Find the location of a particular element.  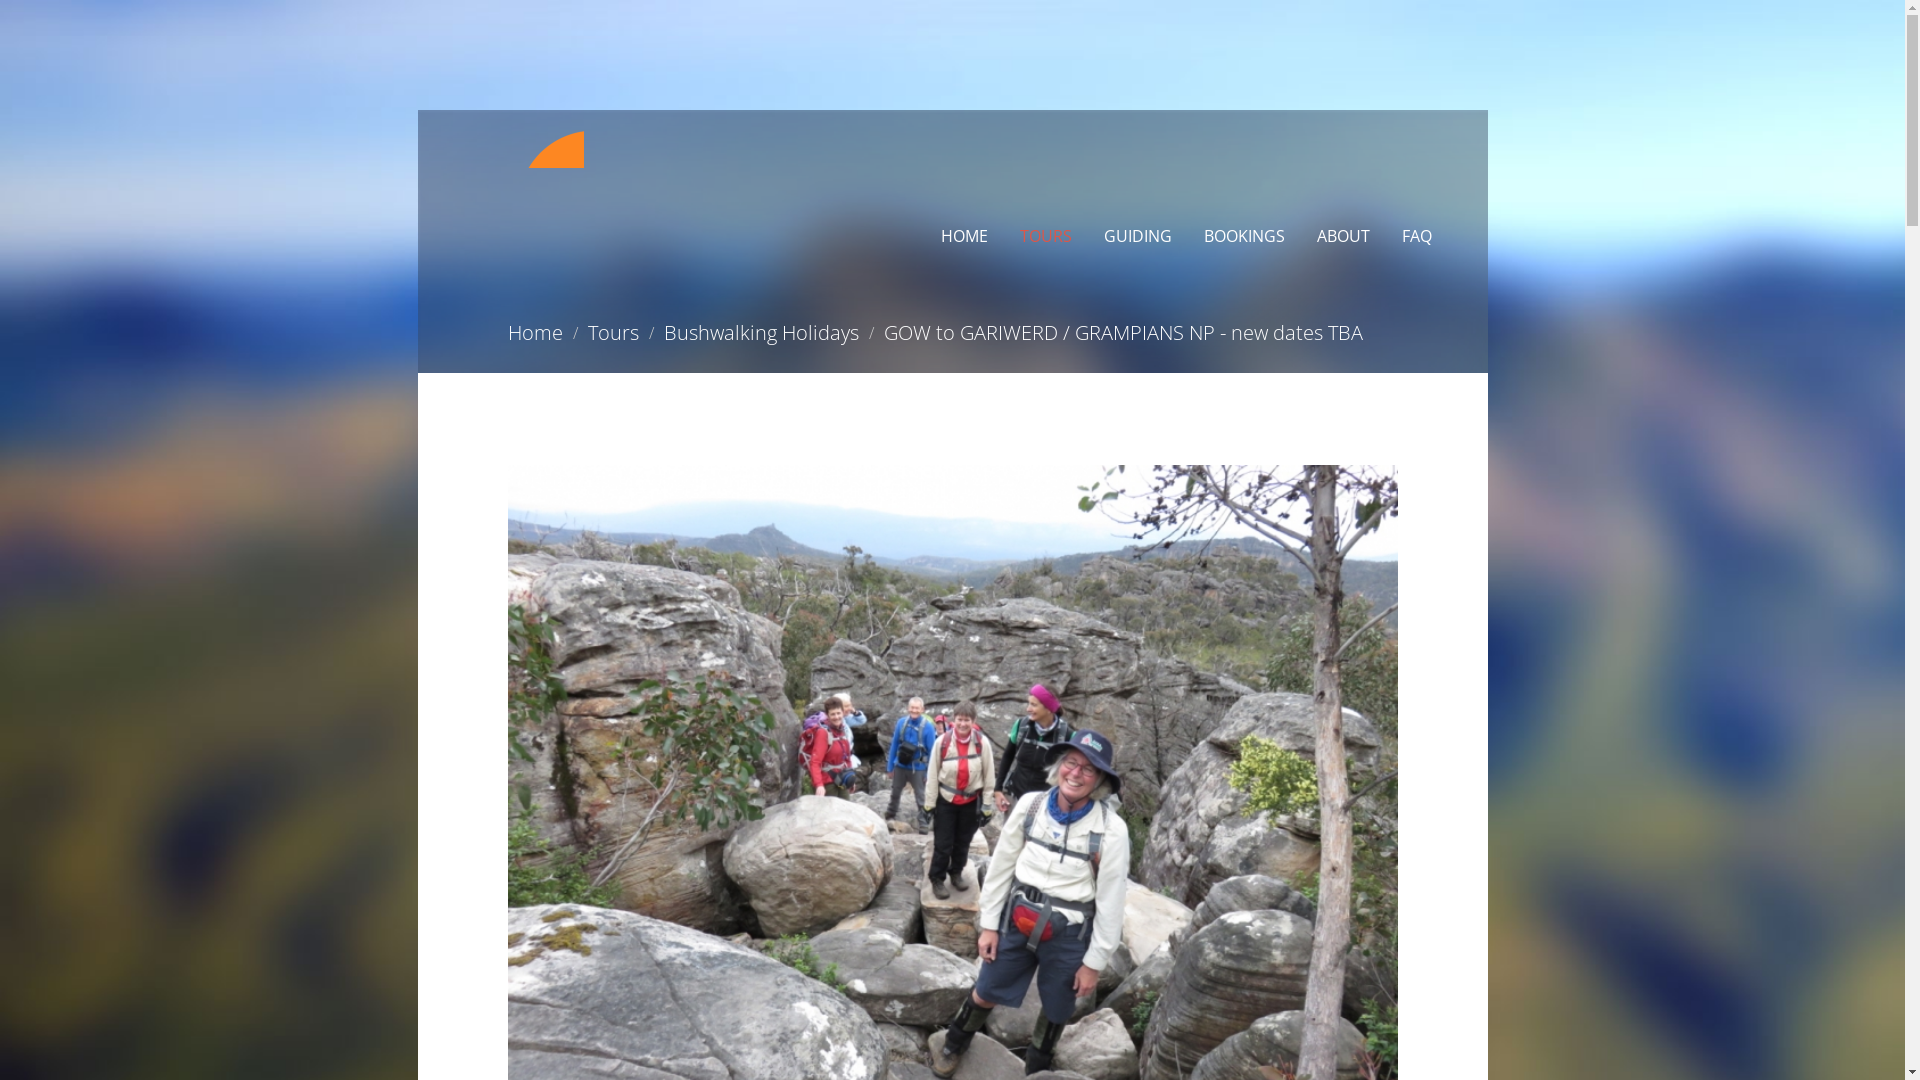

'ABOUT' is located at coordinates (1342, 234).